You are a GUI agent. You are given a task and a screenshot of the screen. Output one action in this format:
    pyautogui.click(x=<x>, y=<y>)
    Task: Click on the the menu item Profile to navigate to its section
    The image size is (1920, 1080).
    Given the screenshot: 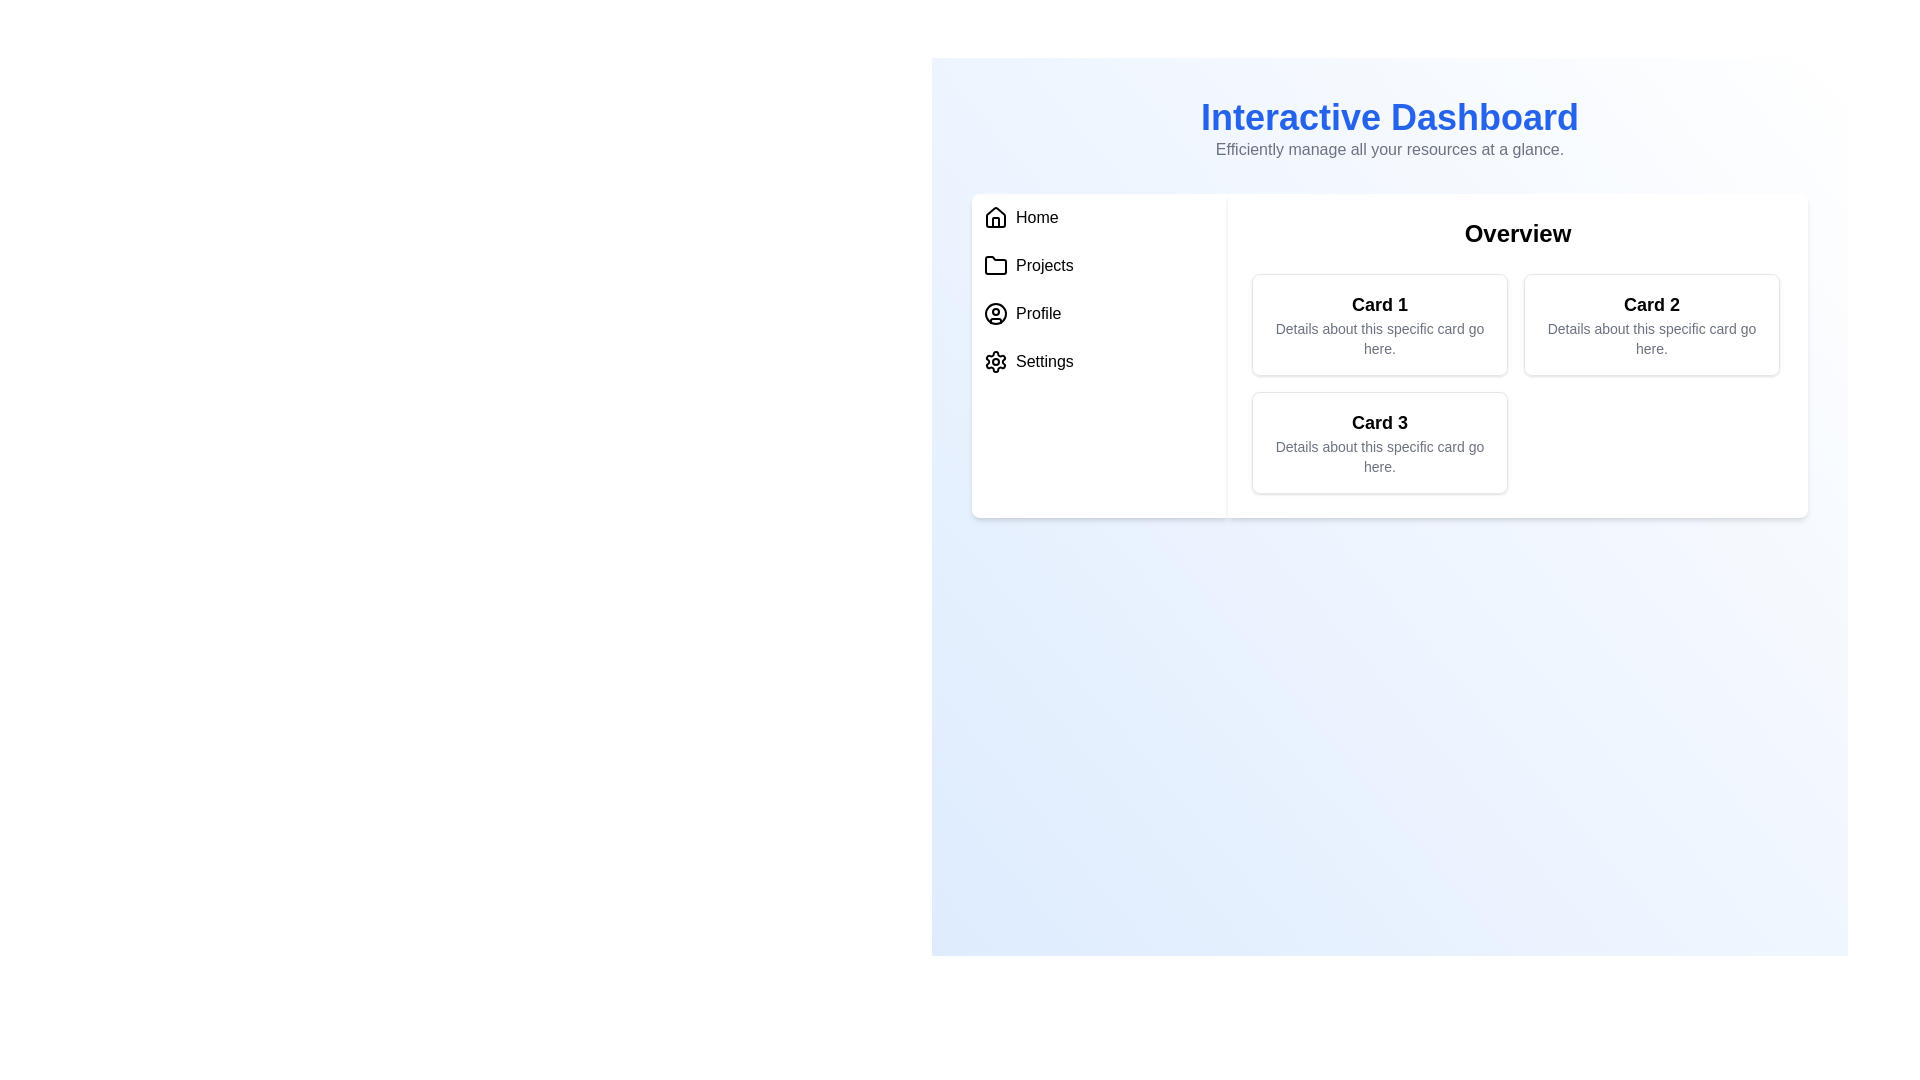 What is the action you would take?
    pyautogui.click(x=1098, y=313)
    